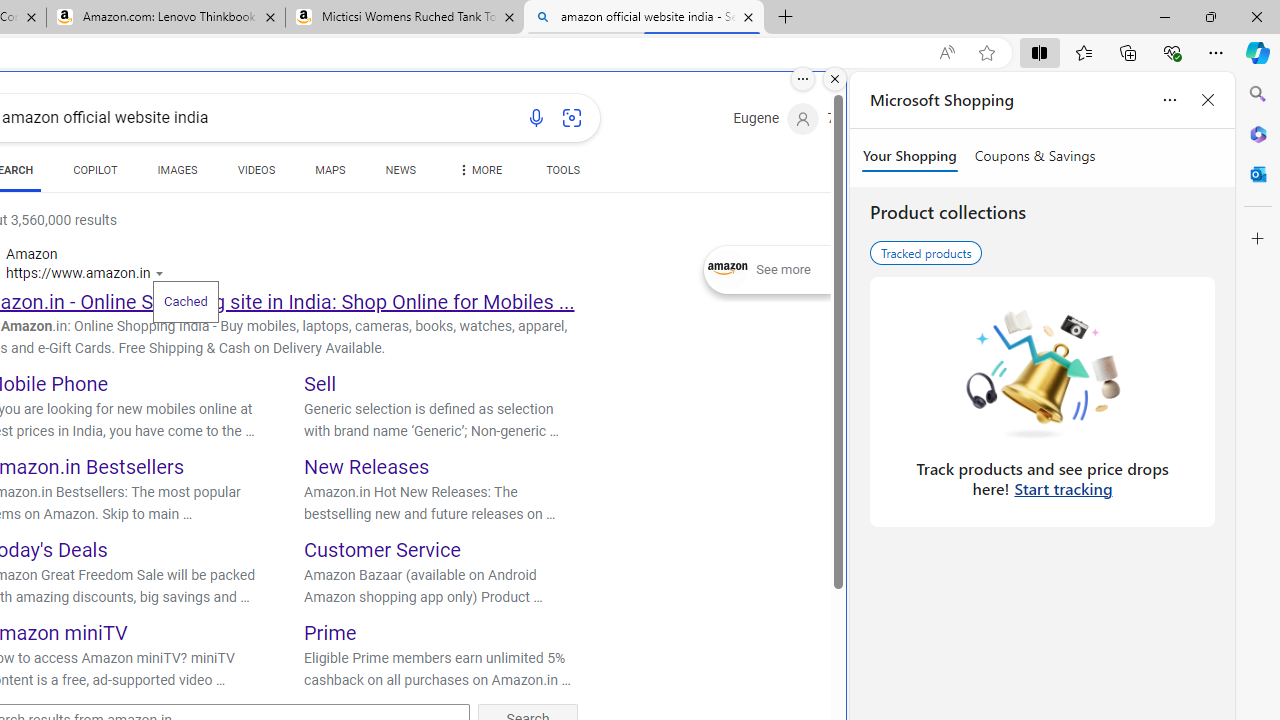 The width and height of the screenshot is (1280, 720). What do you see at coordinates (1209, 16) in the screenshot?
I see `'Restore'` at bounding box center [1209, 16].